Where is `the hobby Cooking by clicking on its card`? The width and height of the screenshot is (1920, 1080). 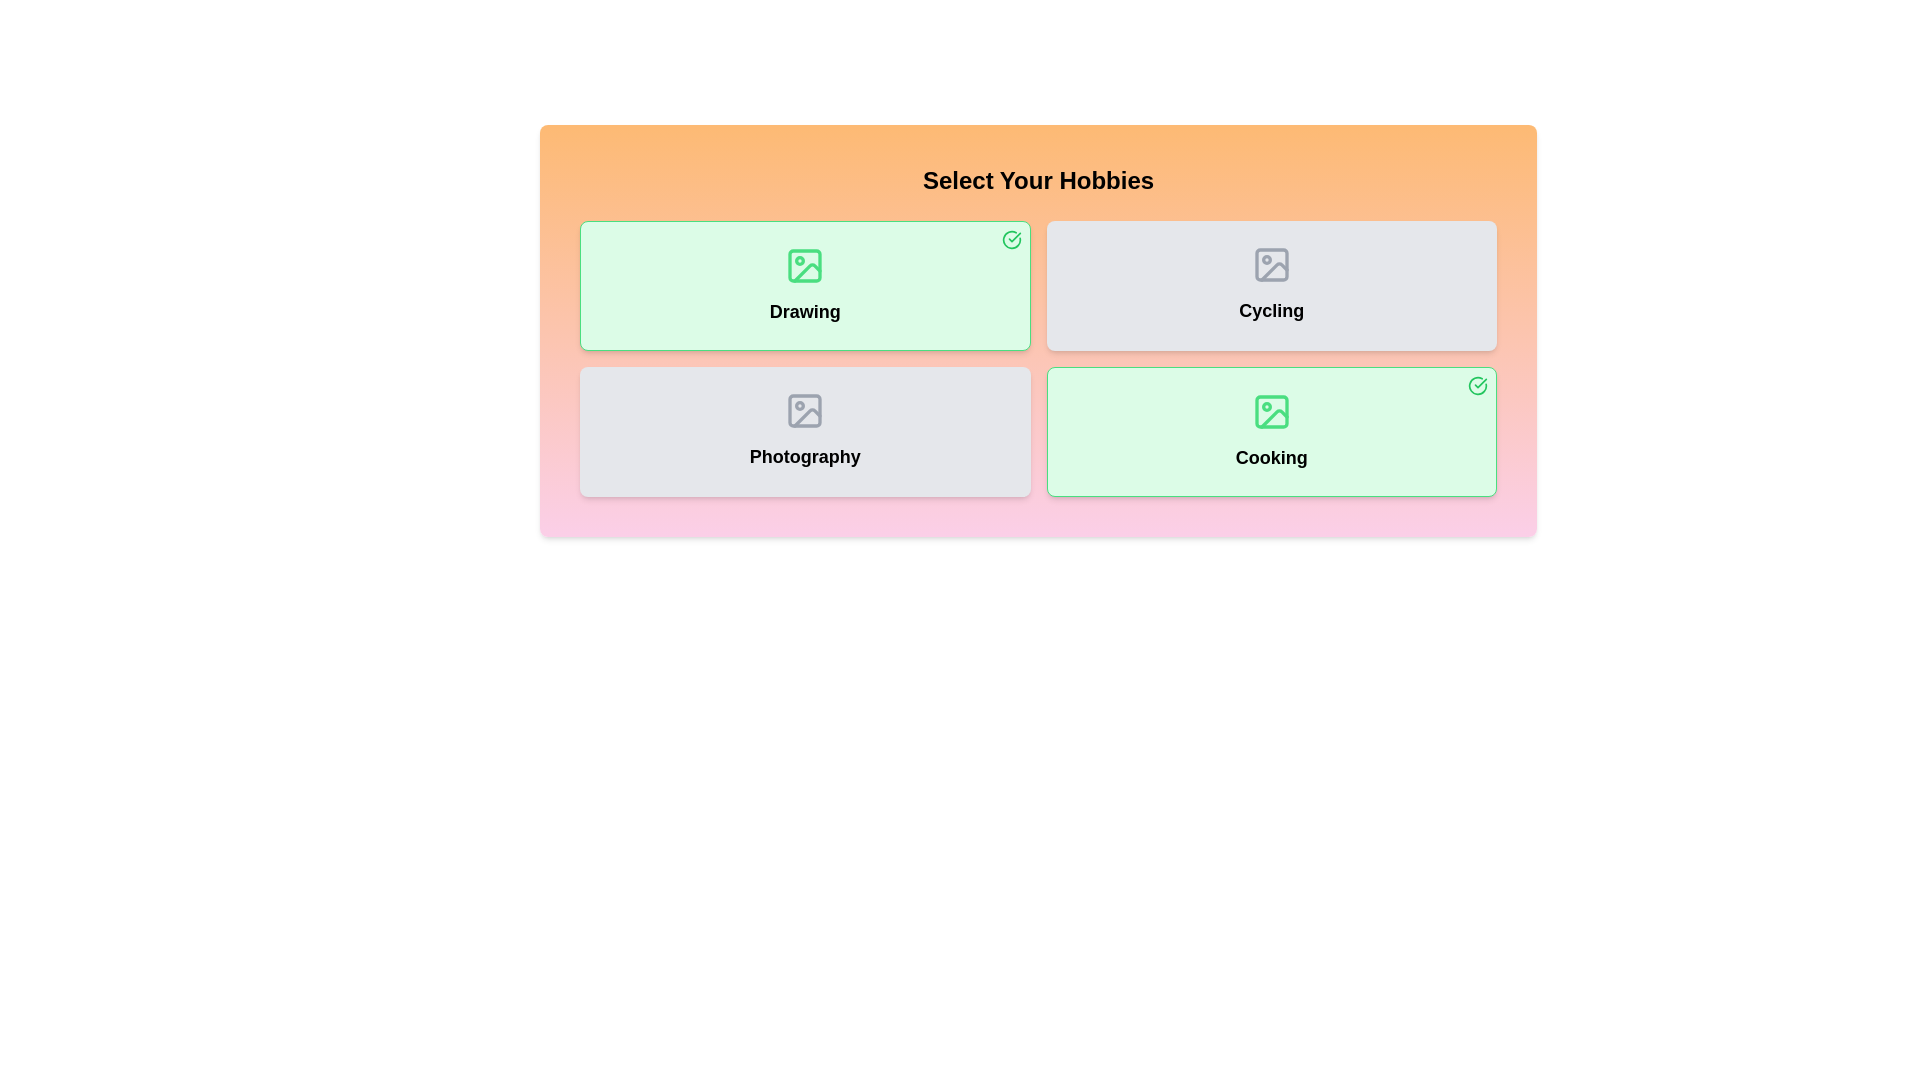 the hobby Cooking by clicking on its card is located at coordinates (1270, 431).